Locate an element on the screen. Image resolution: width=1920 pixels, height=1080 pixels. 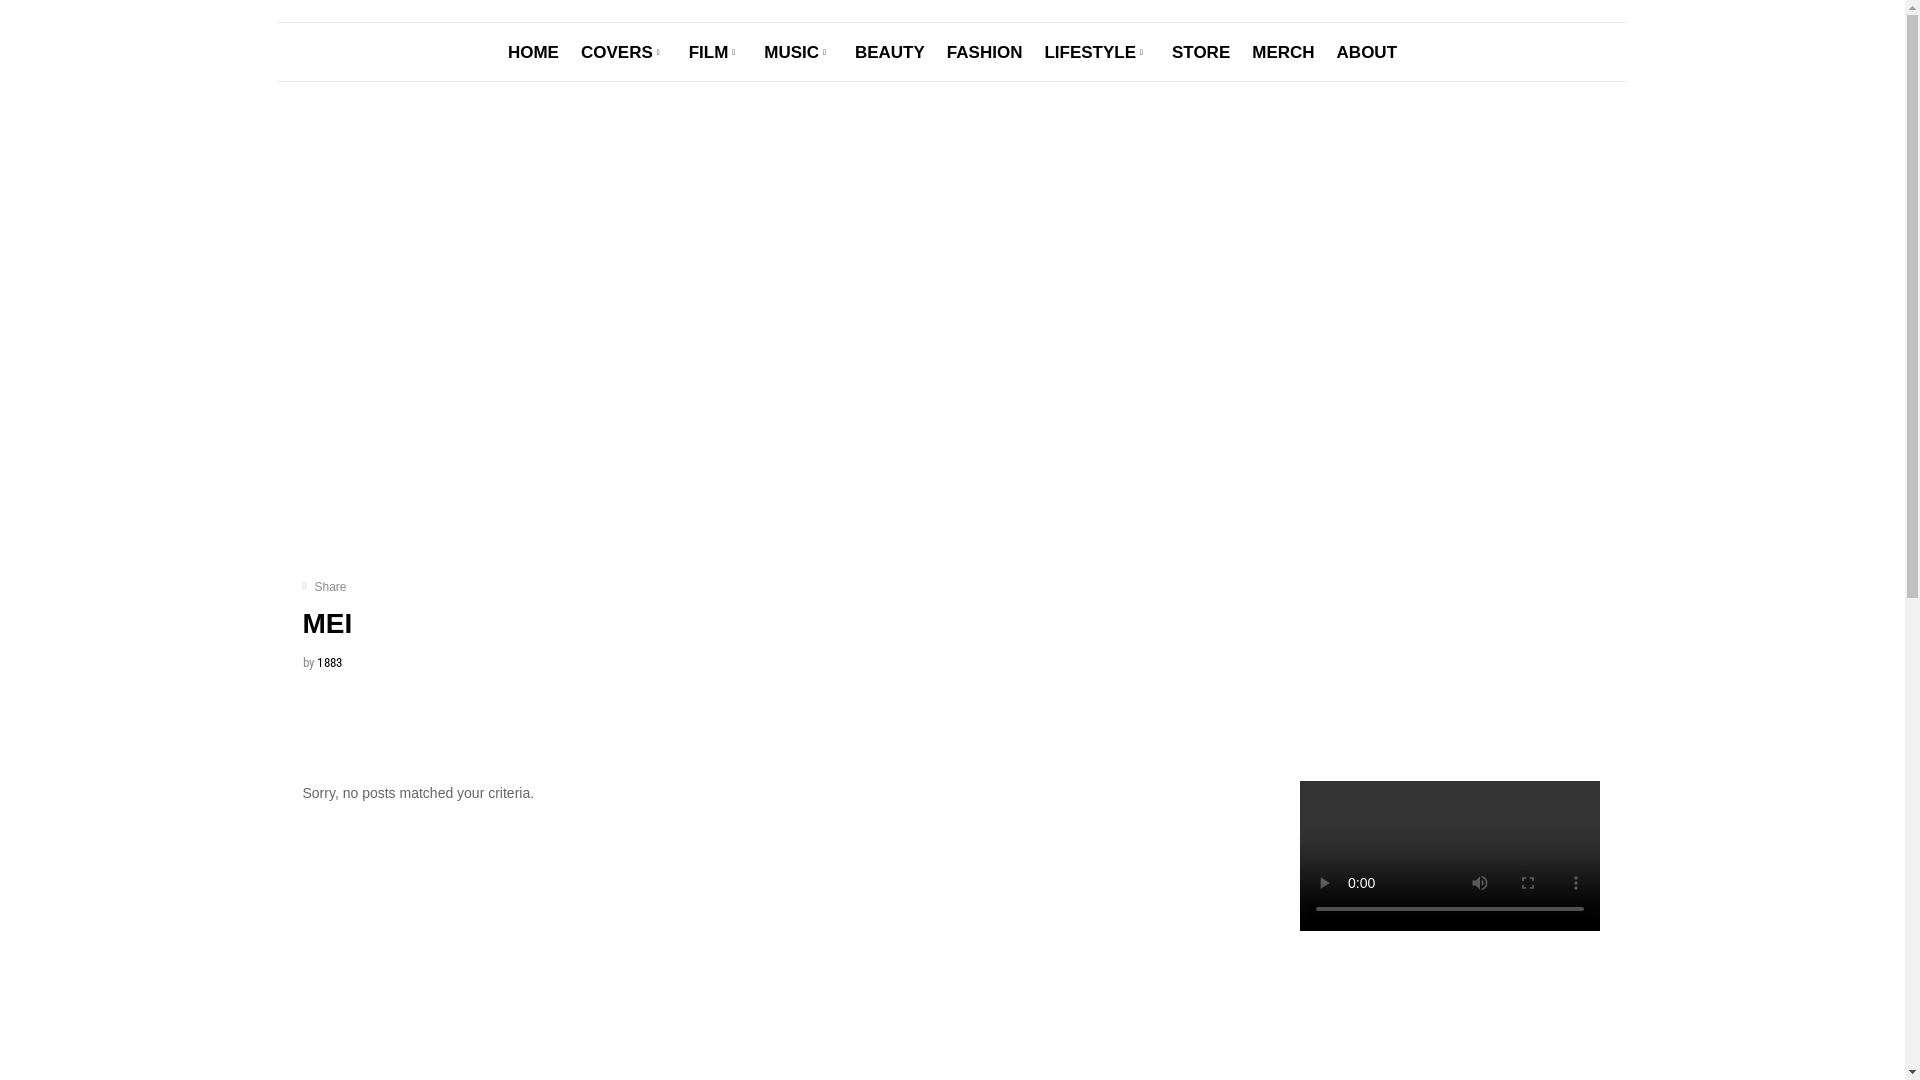
'MEI' is located at coordinates (326, 622).